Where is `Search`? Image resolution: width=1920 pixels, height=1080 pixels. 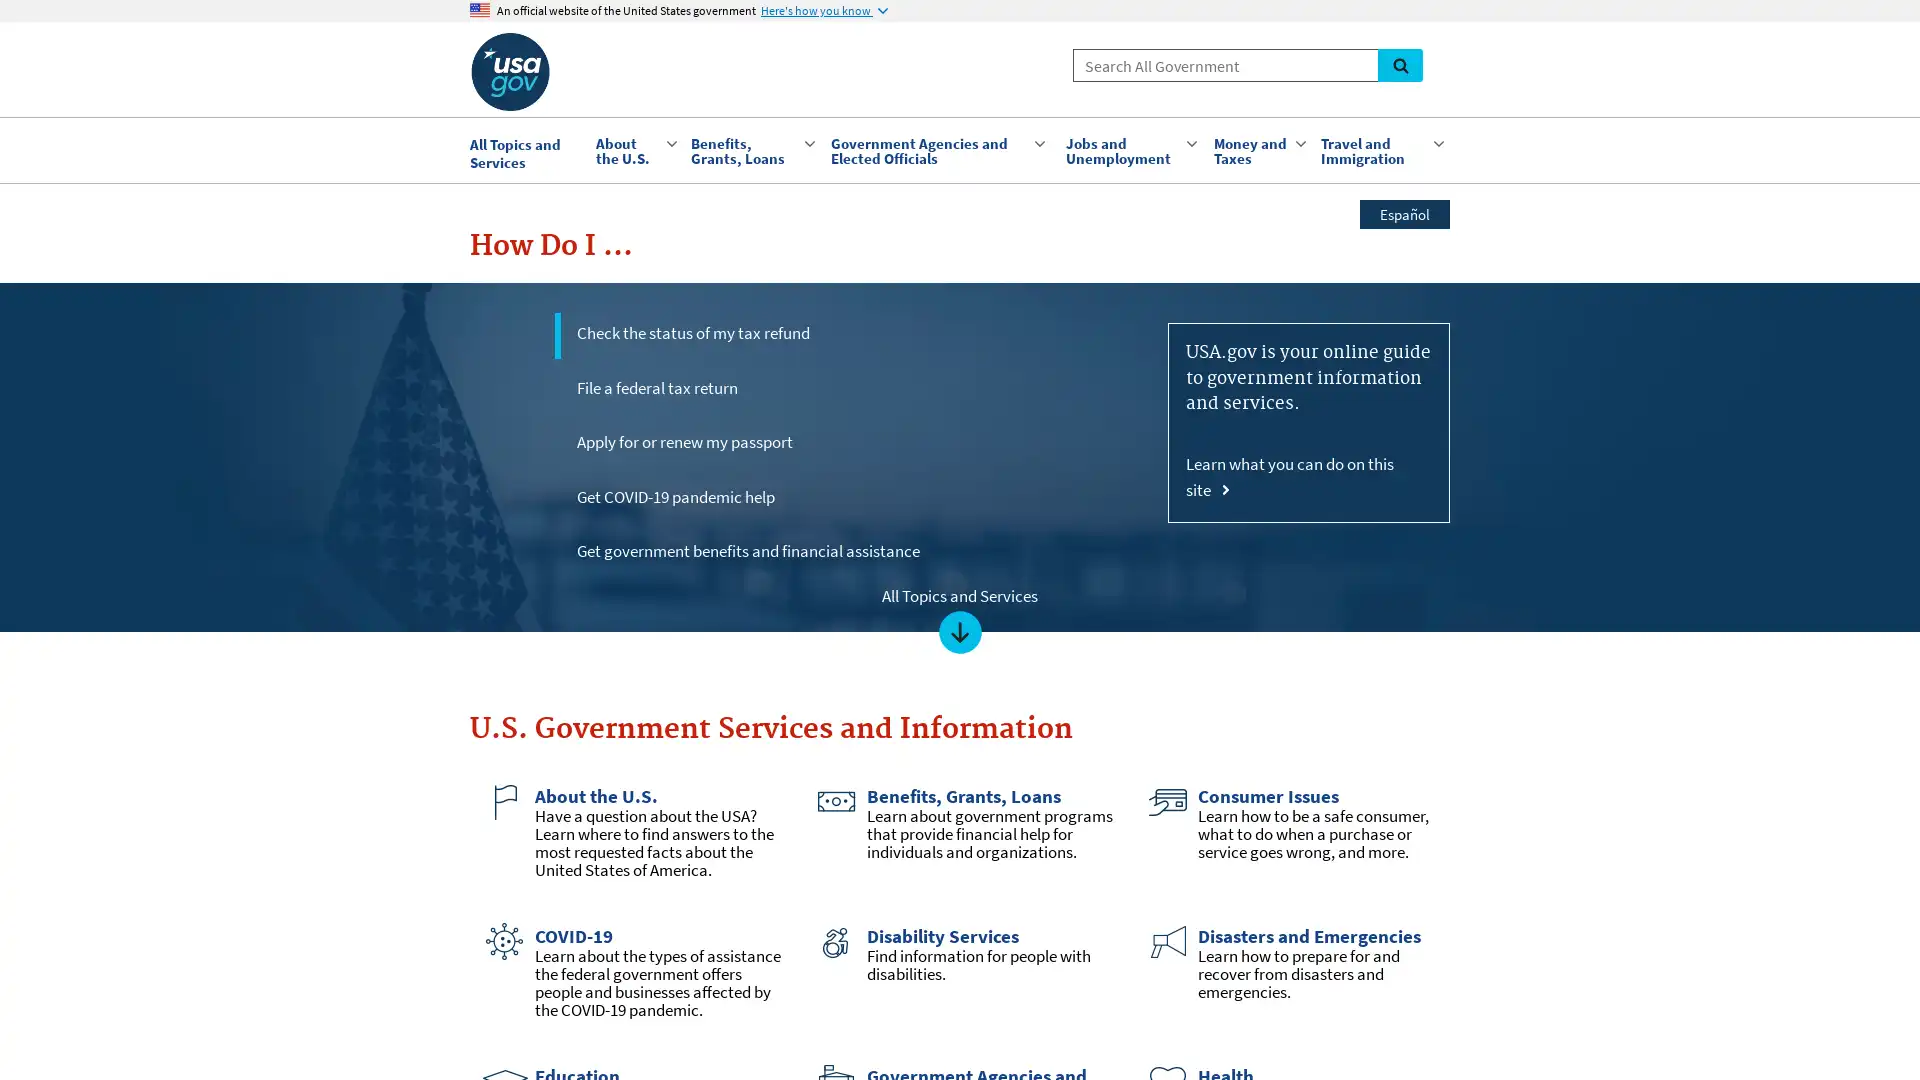 Search is located at coordinates (1399, 64).